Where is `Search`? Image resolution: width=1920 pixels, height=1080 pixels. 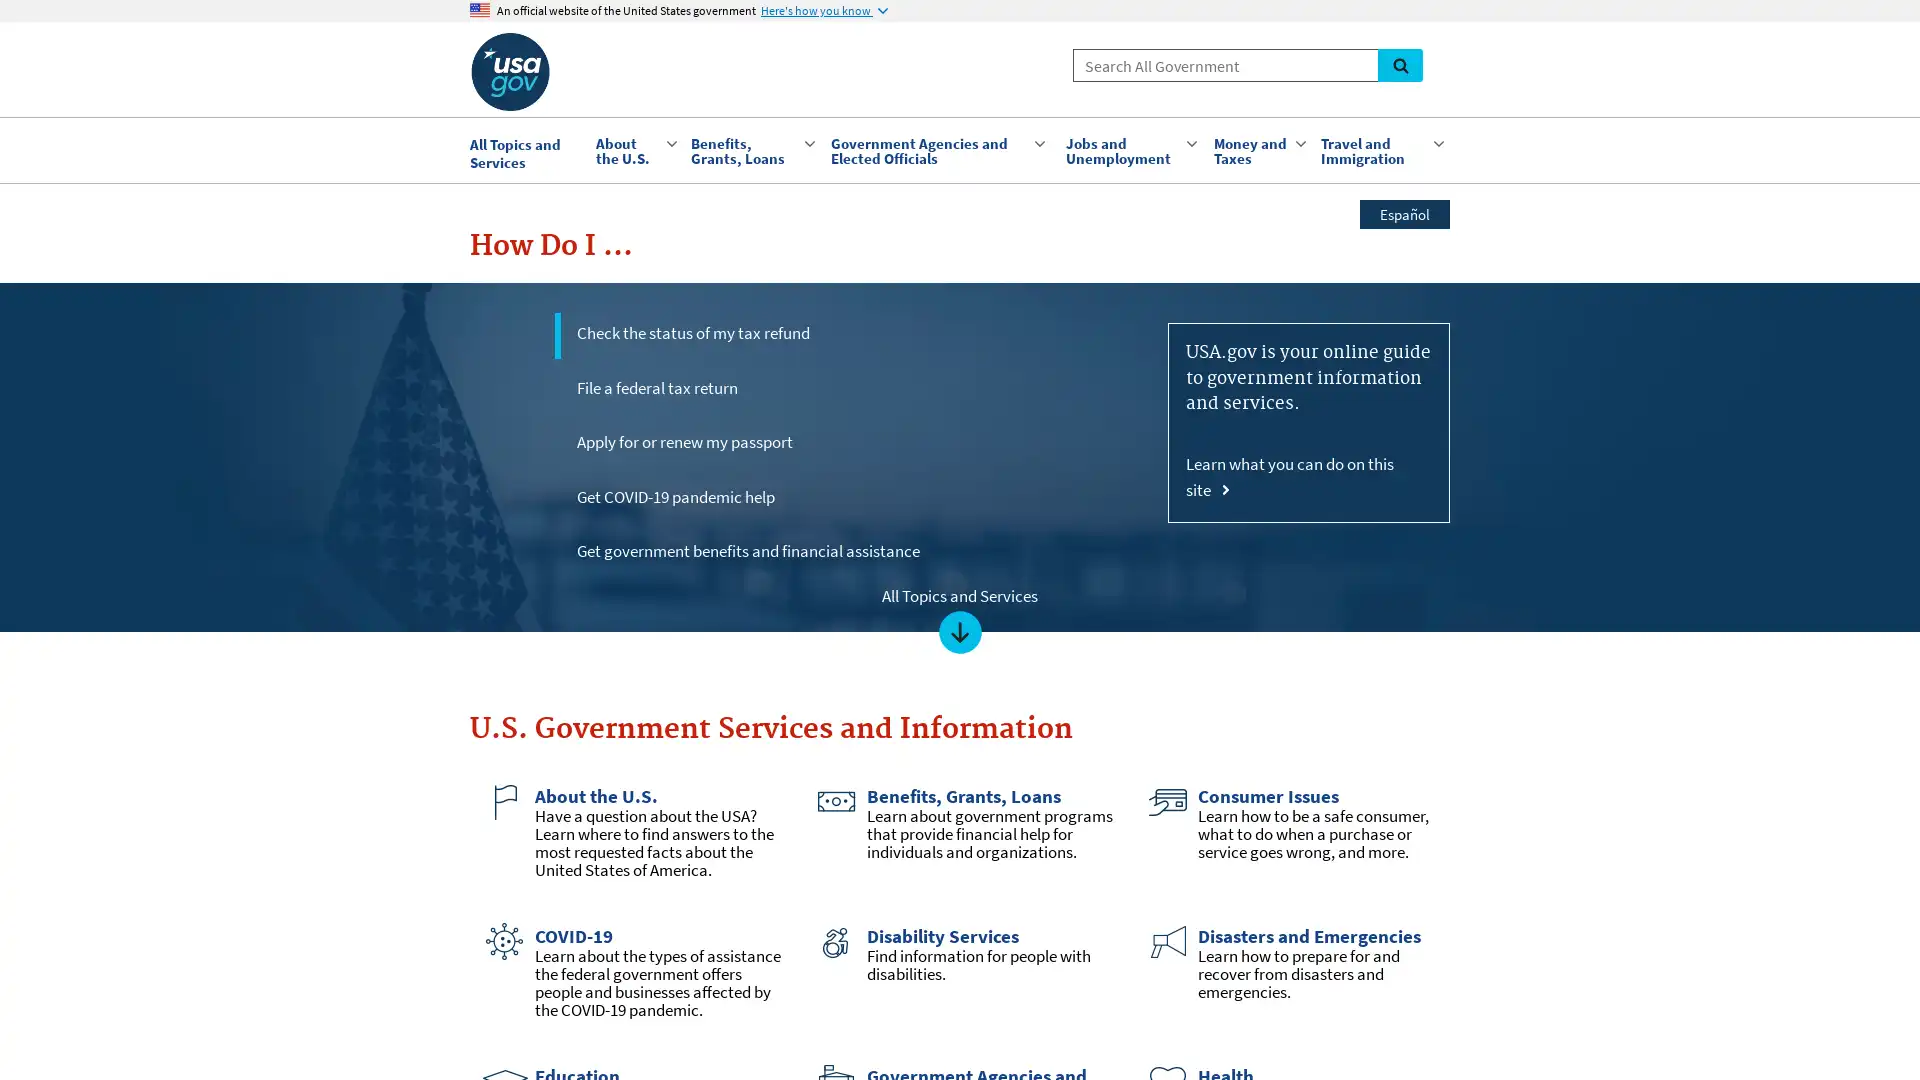 Search is located at coordinates (1399, 64).